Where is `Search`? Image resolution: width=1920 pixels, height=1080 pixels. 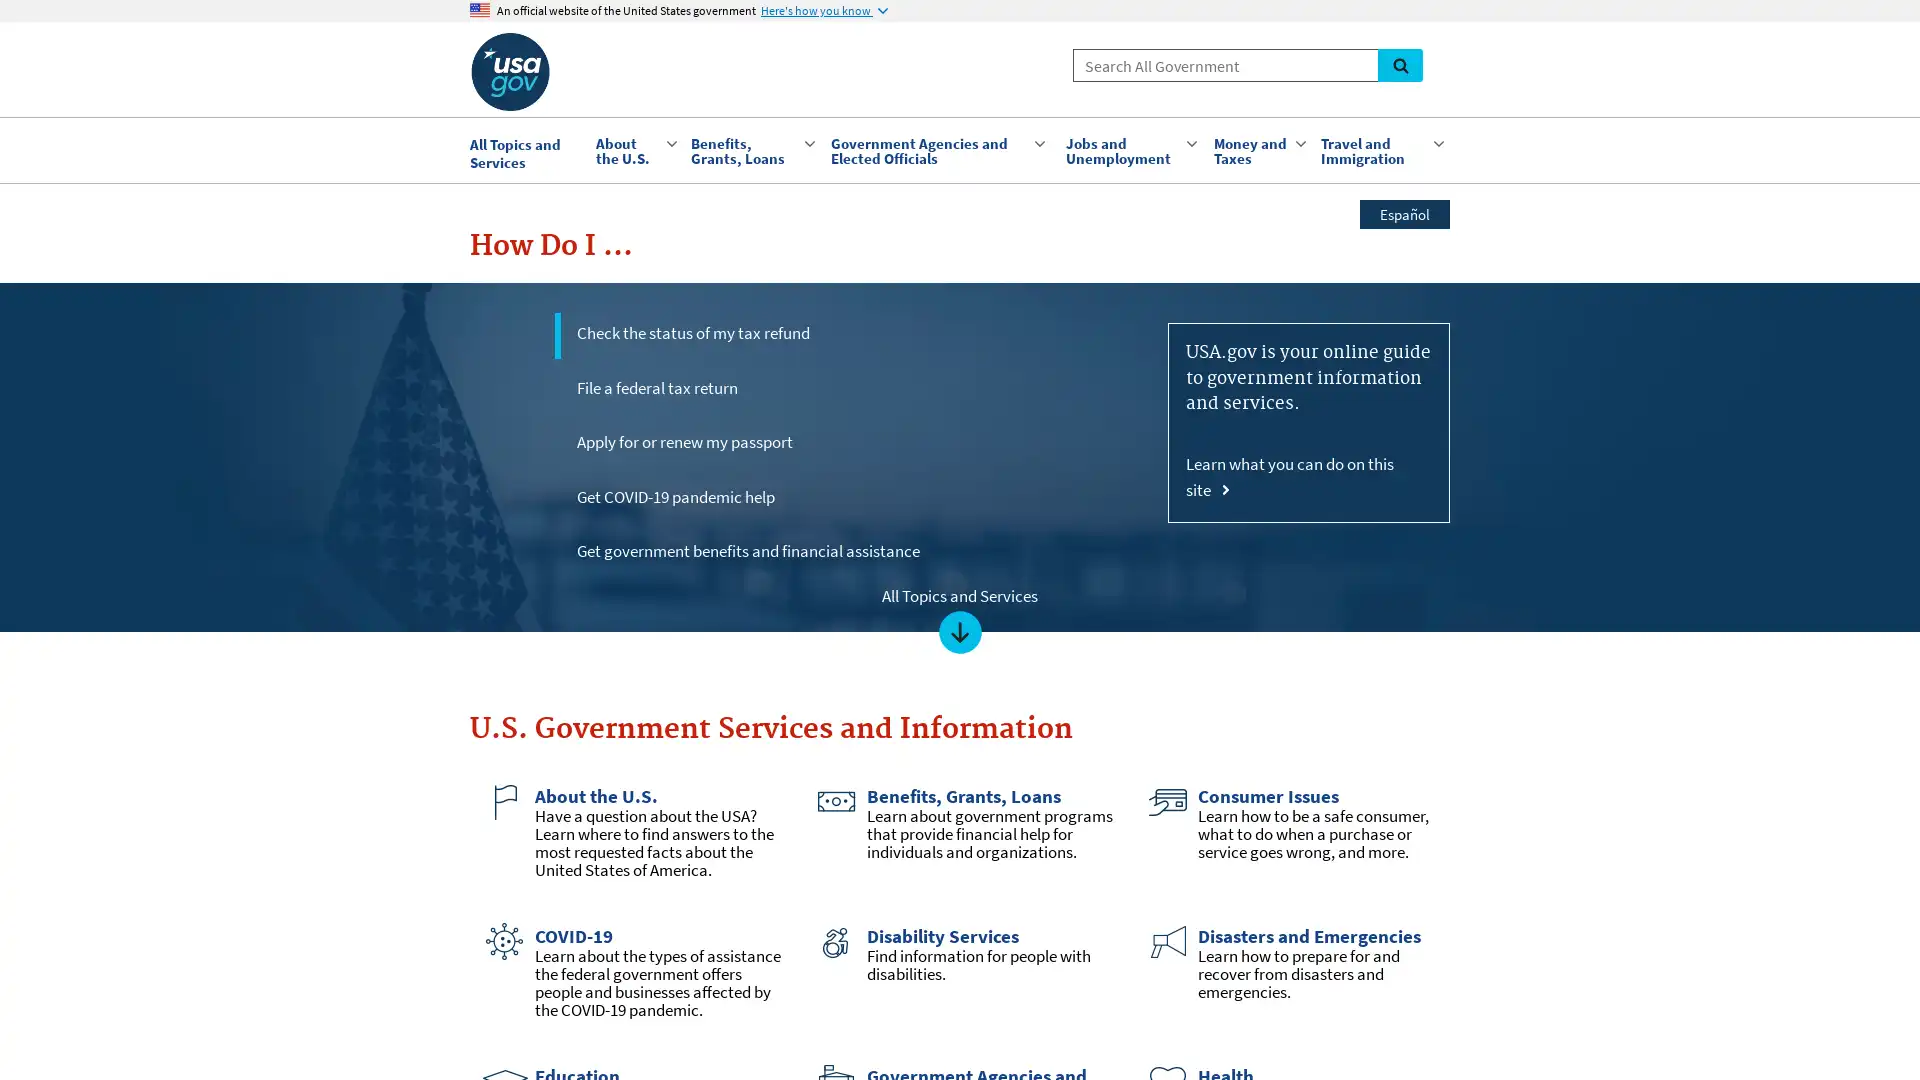 Search is located at coordinates (1399, 64).